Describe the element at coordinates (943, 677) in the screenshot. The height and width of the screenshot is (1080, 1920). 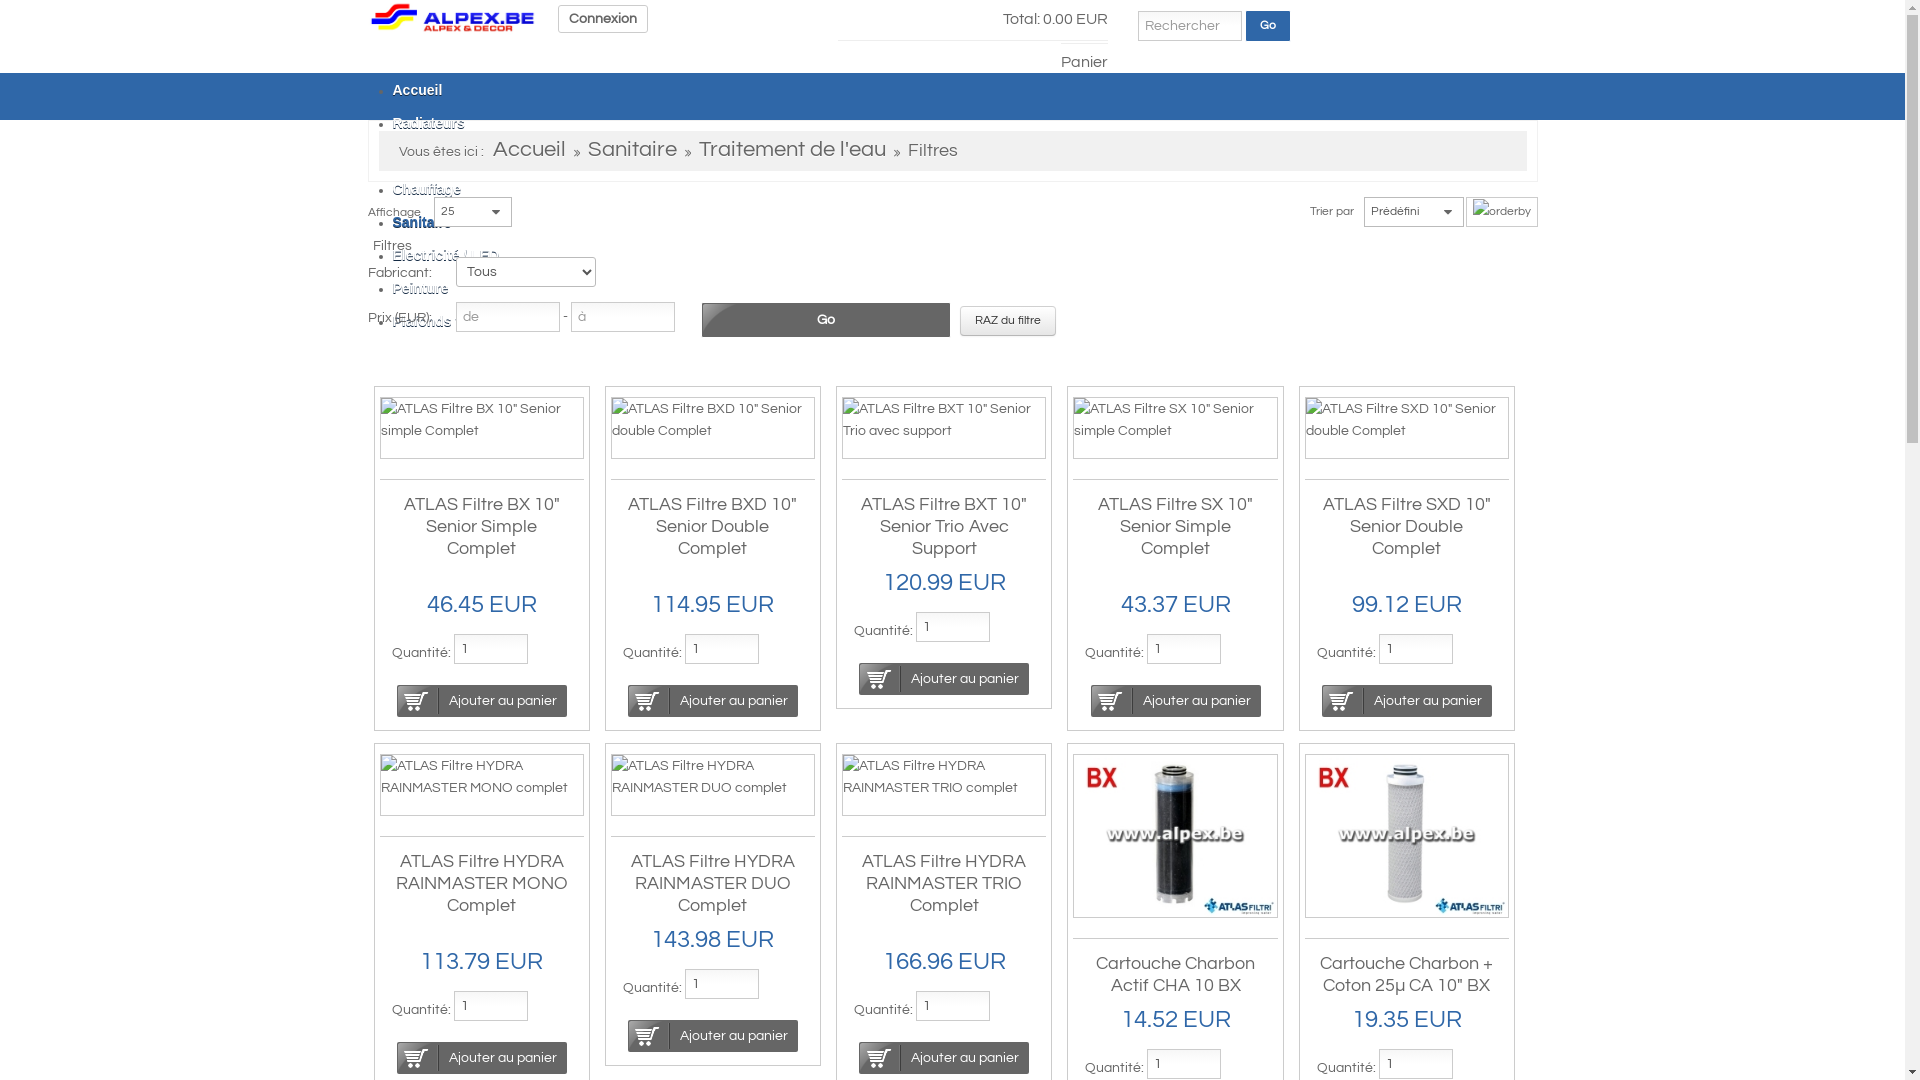
I see `'Ajouter au panier'` at that location.